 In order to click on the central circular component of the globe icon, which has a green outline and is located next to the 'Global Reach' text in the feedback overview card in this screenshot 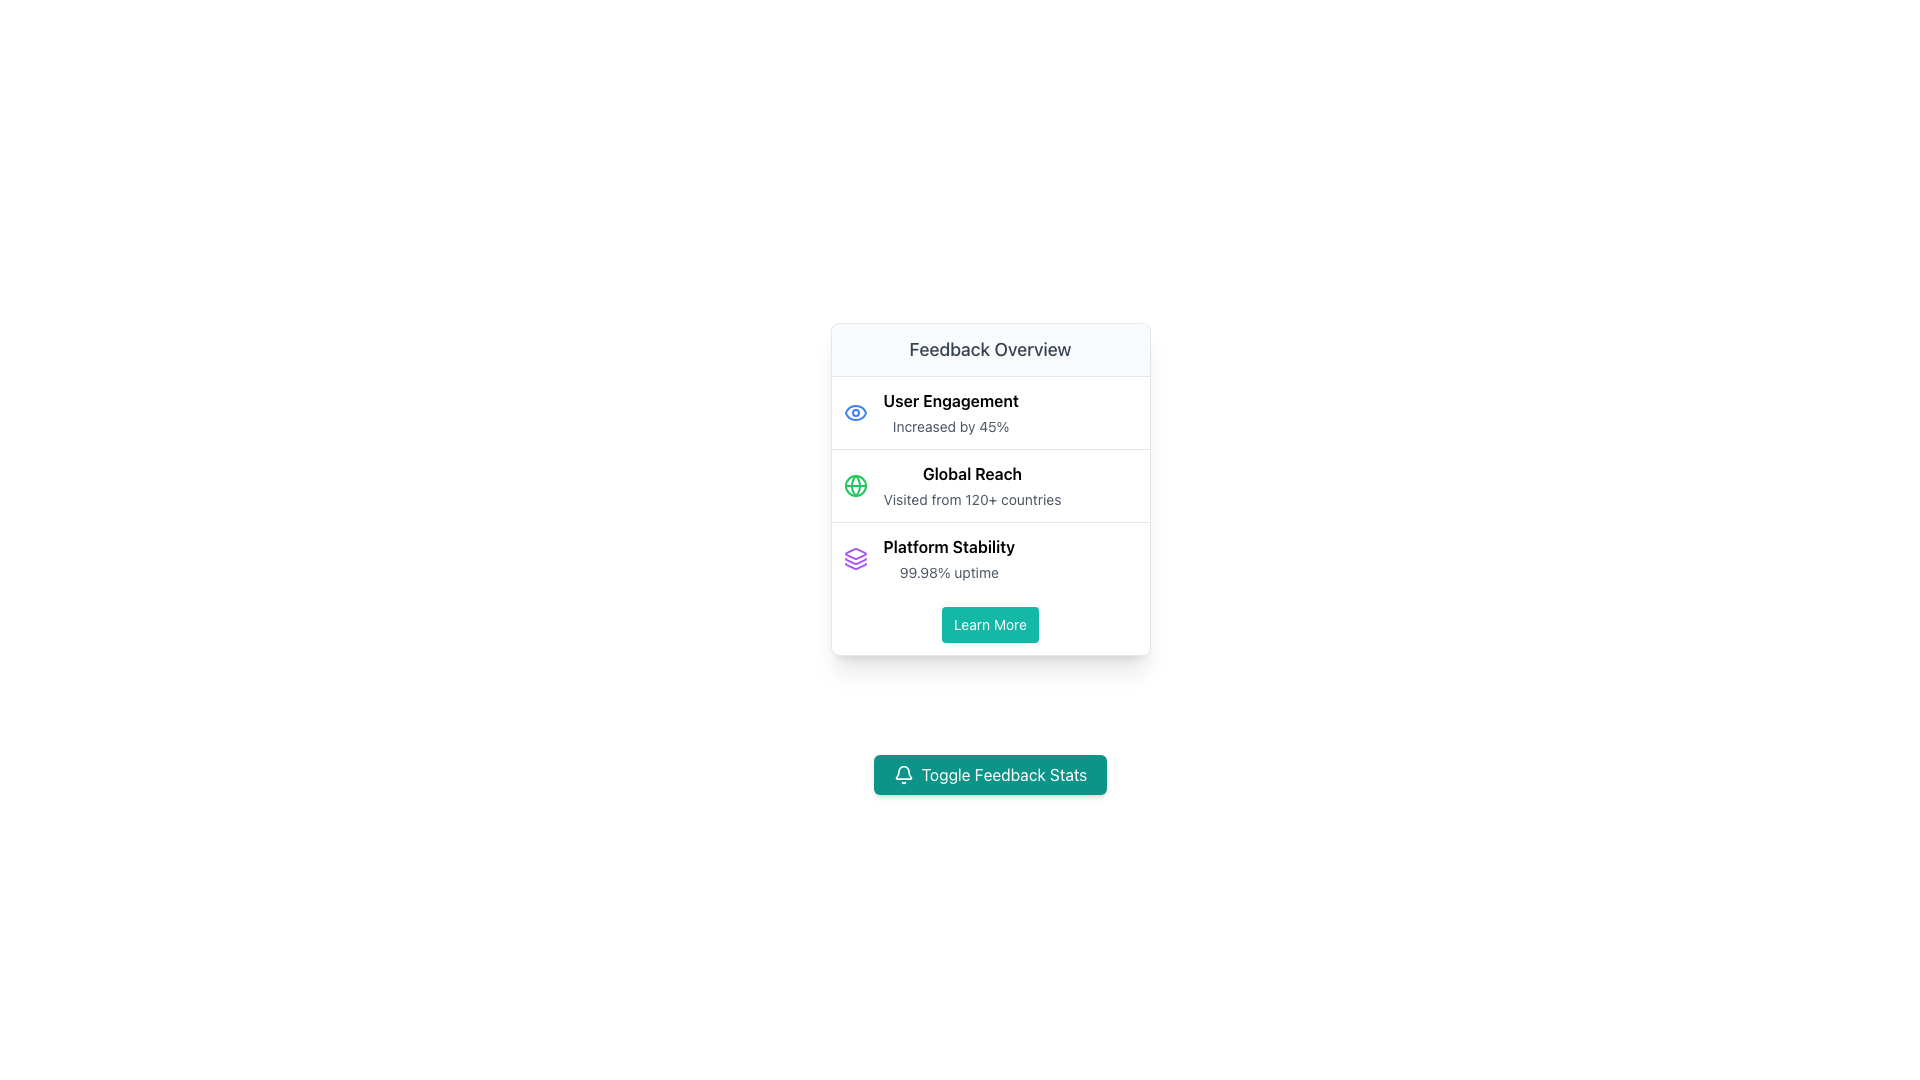, I will do `click(855, 486)`.